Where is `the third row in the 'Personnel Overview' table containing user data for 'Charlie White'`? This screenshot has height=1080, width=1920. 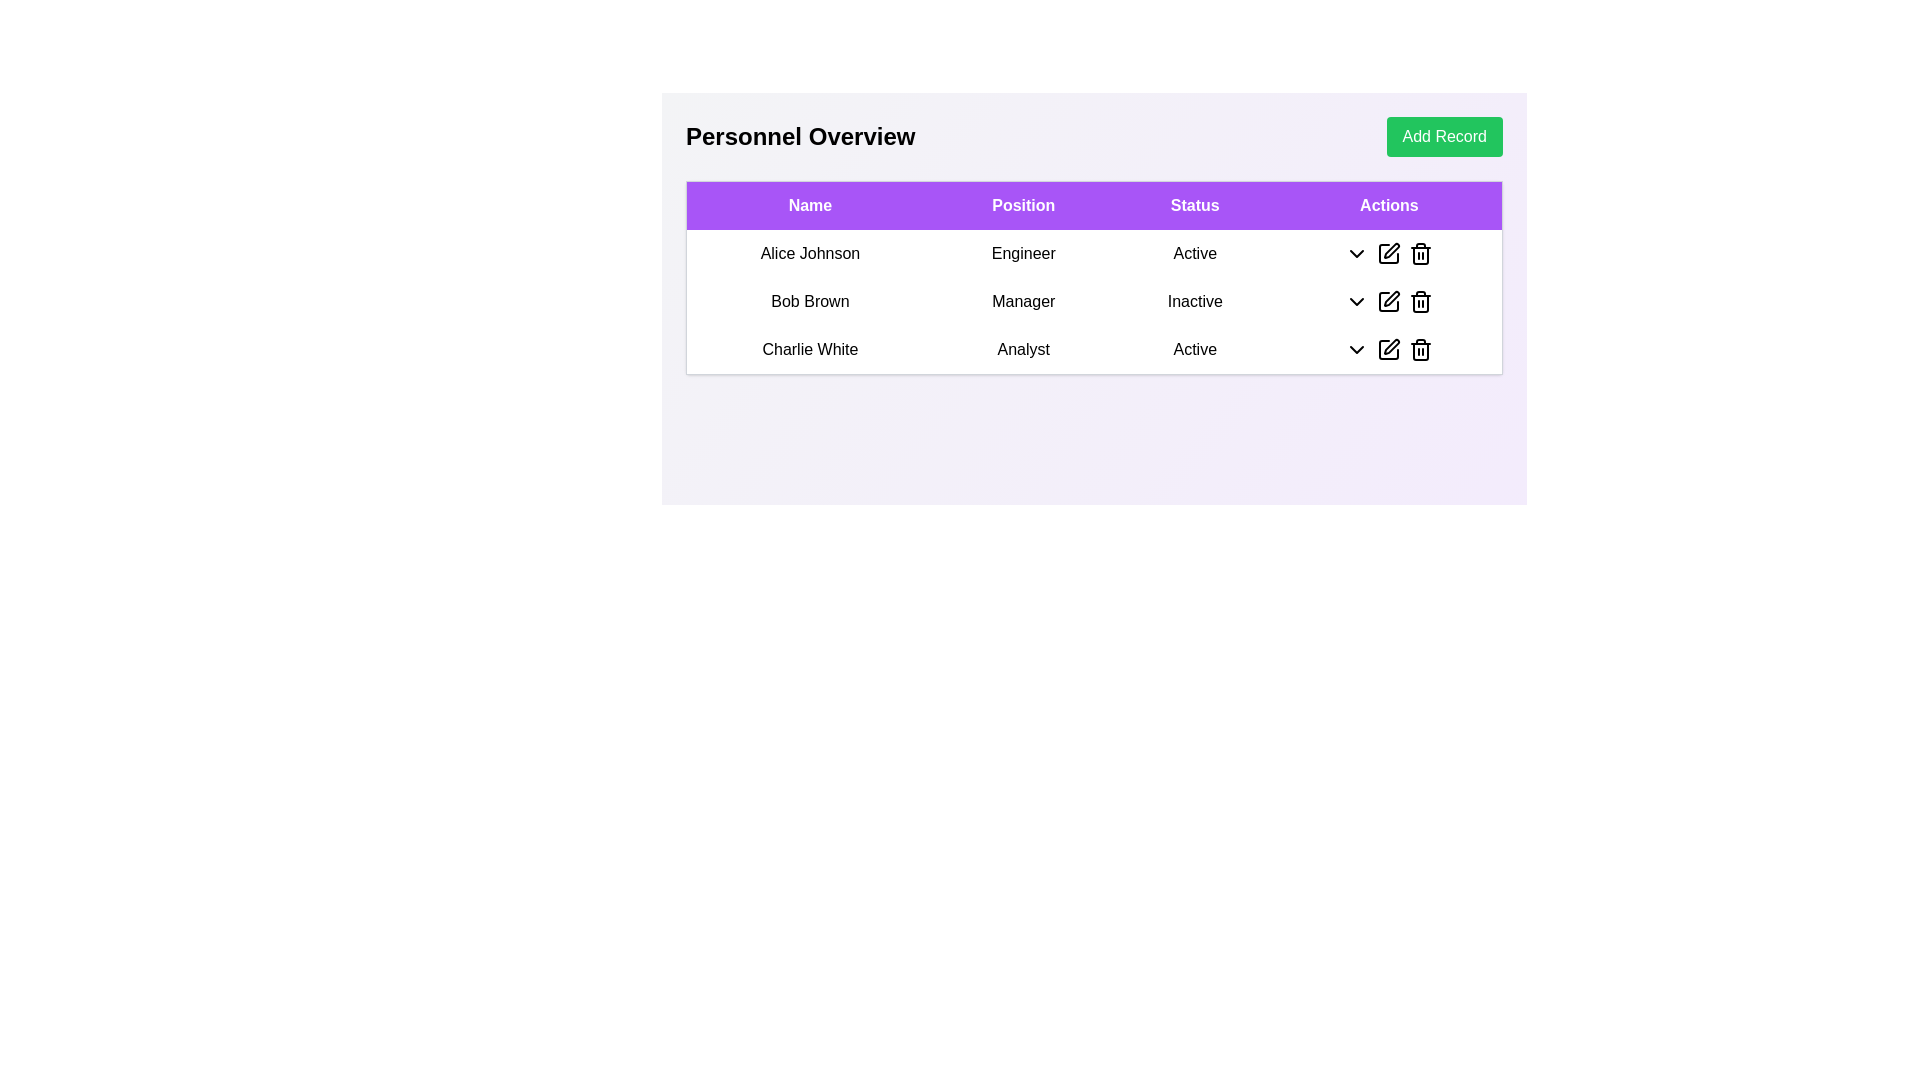 the third row in the 'Personnel Overview' table containing user data for 'Charlie White' is located at coordinates (1093, 349).